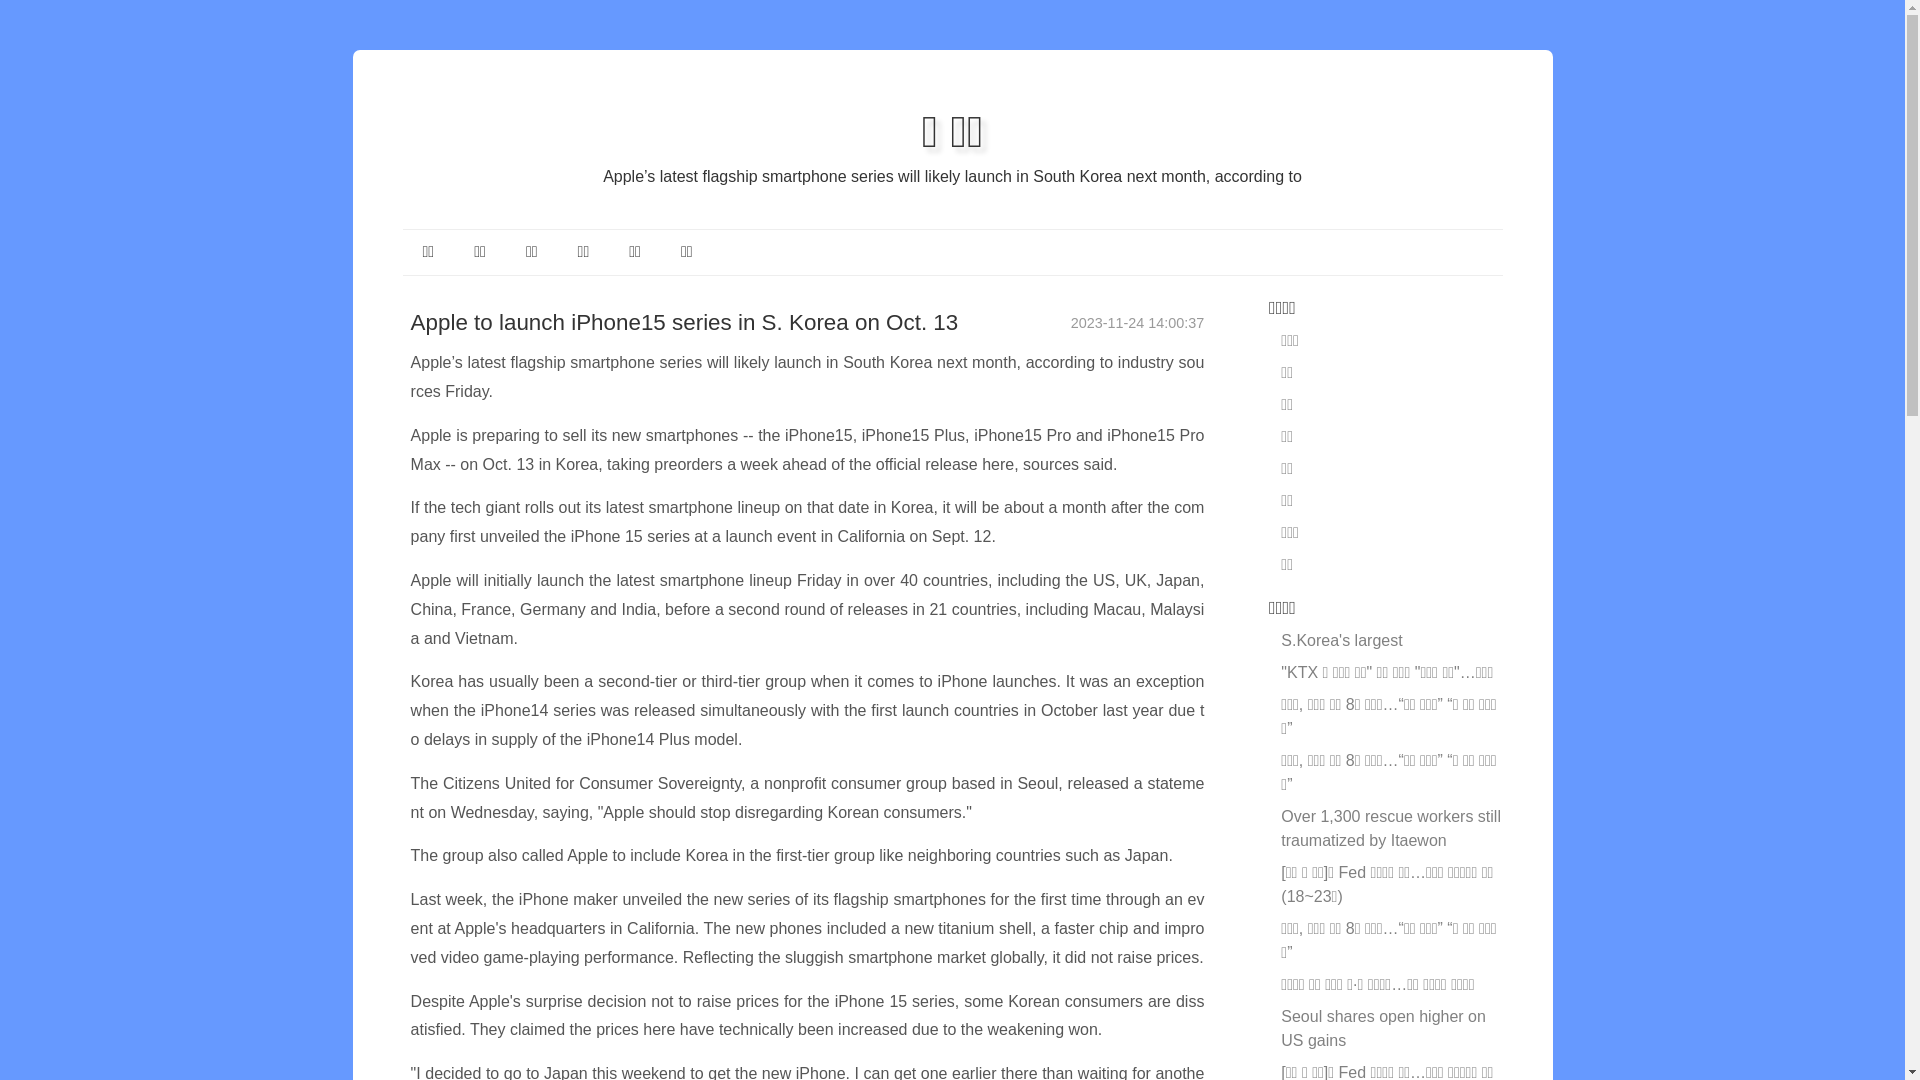  Describe the element at coordinates (1382, 1028) in the screenshot. I see `'Seoul shares open higher on US gains'` at that location.